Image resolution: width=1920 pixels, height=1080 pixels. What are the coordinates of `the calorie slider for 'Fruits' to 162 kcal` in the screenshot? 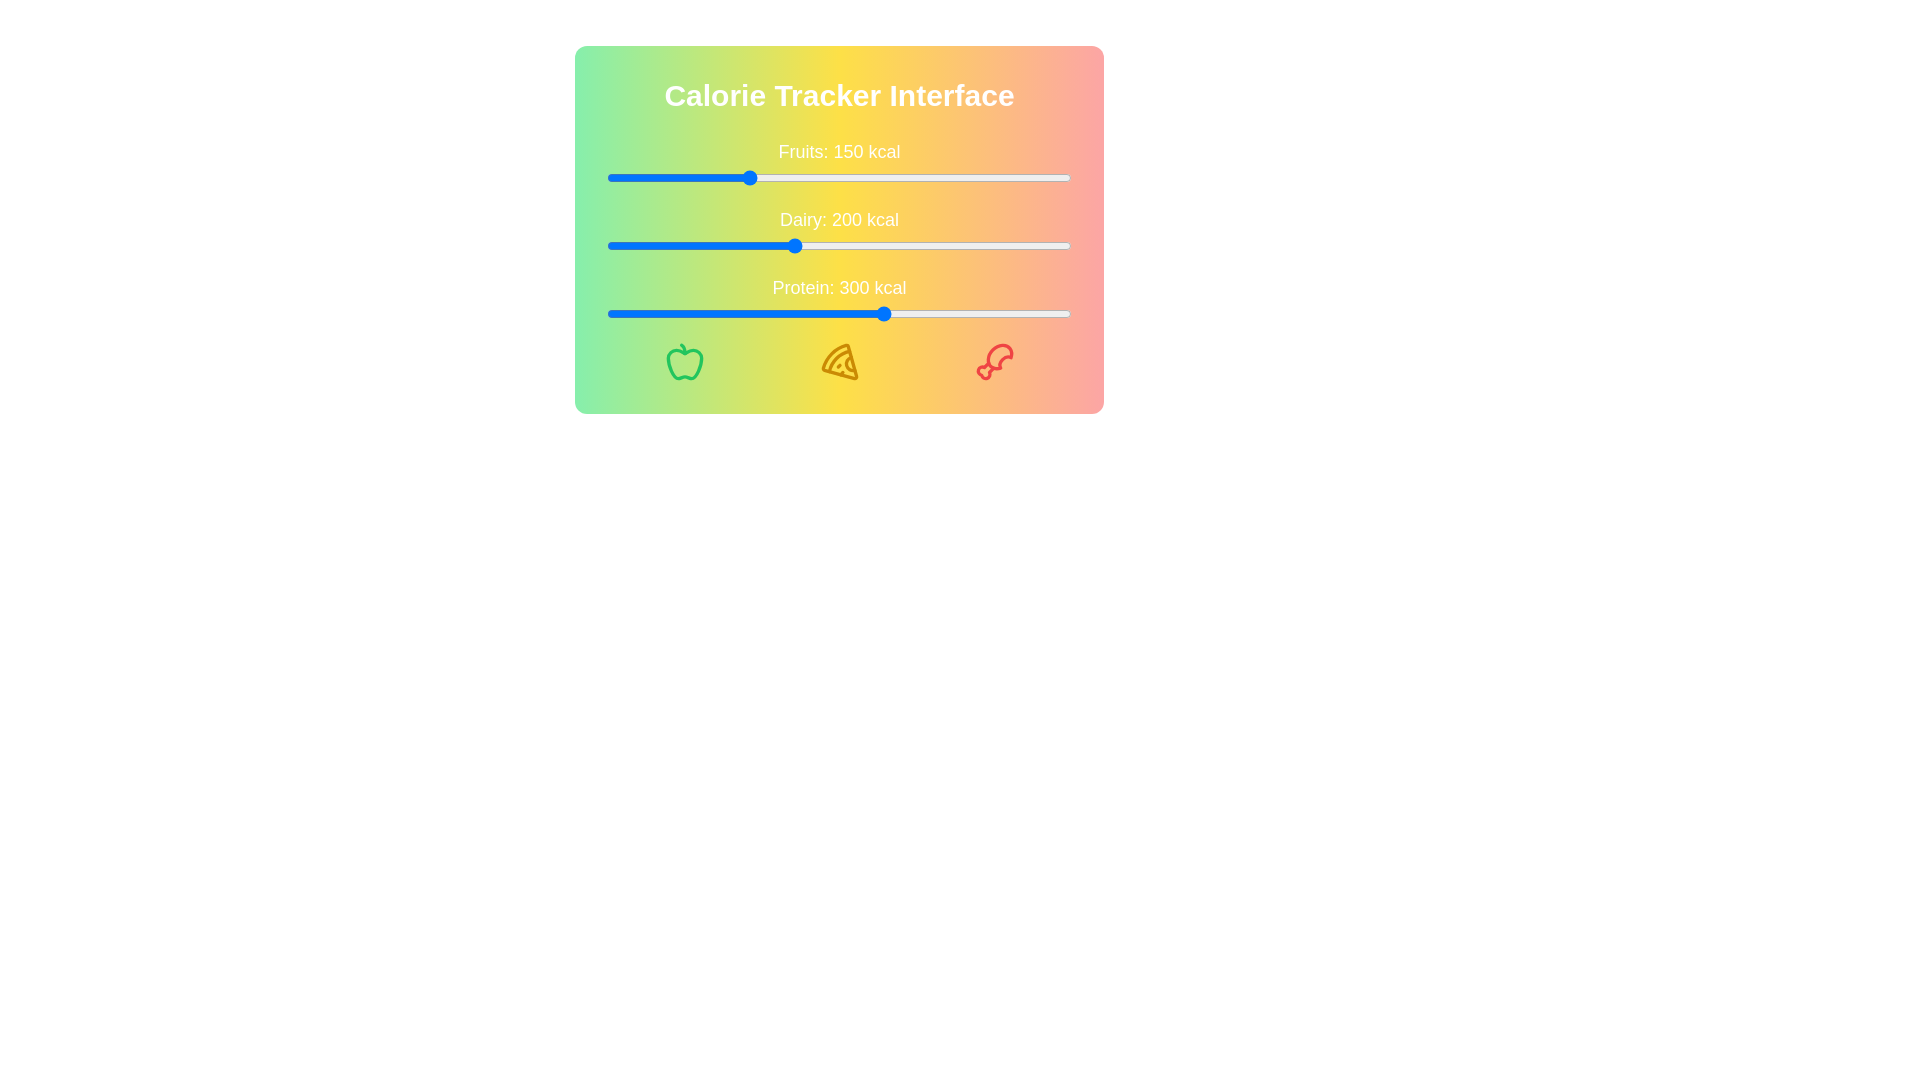 It's located at (756, 176).